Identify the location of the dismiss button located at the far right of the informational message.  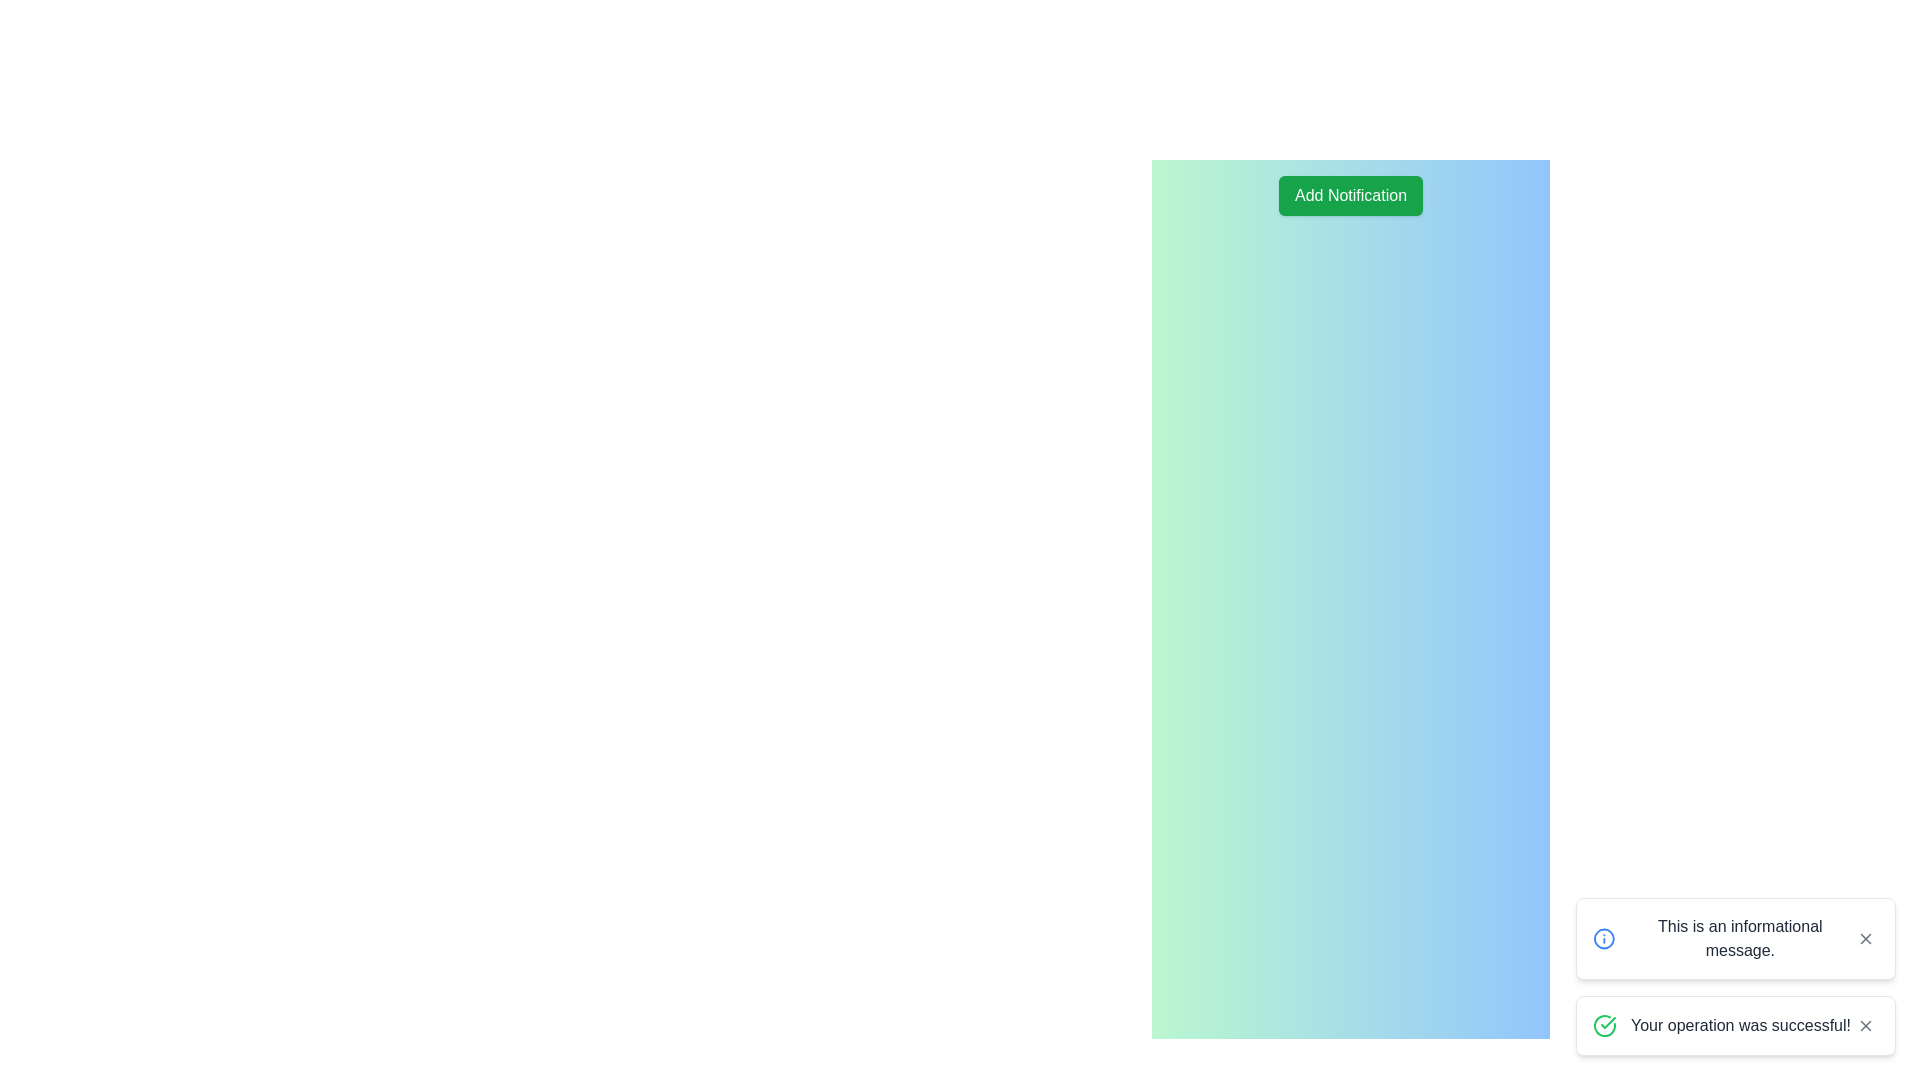
(1865, 938).